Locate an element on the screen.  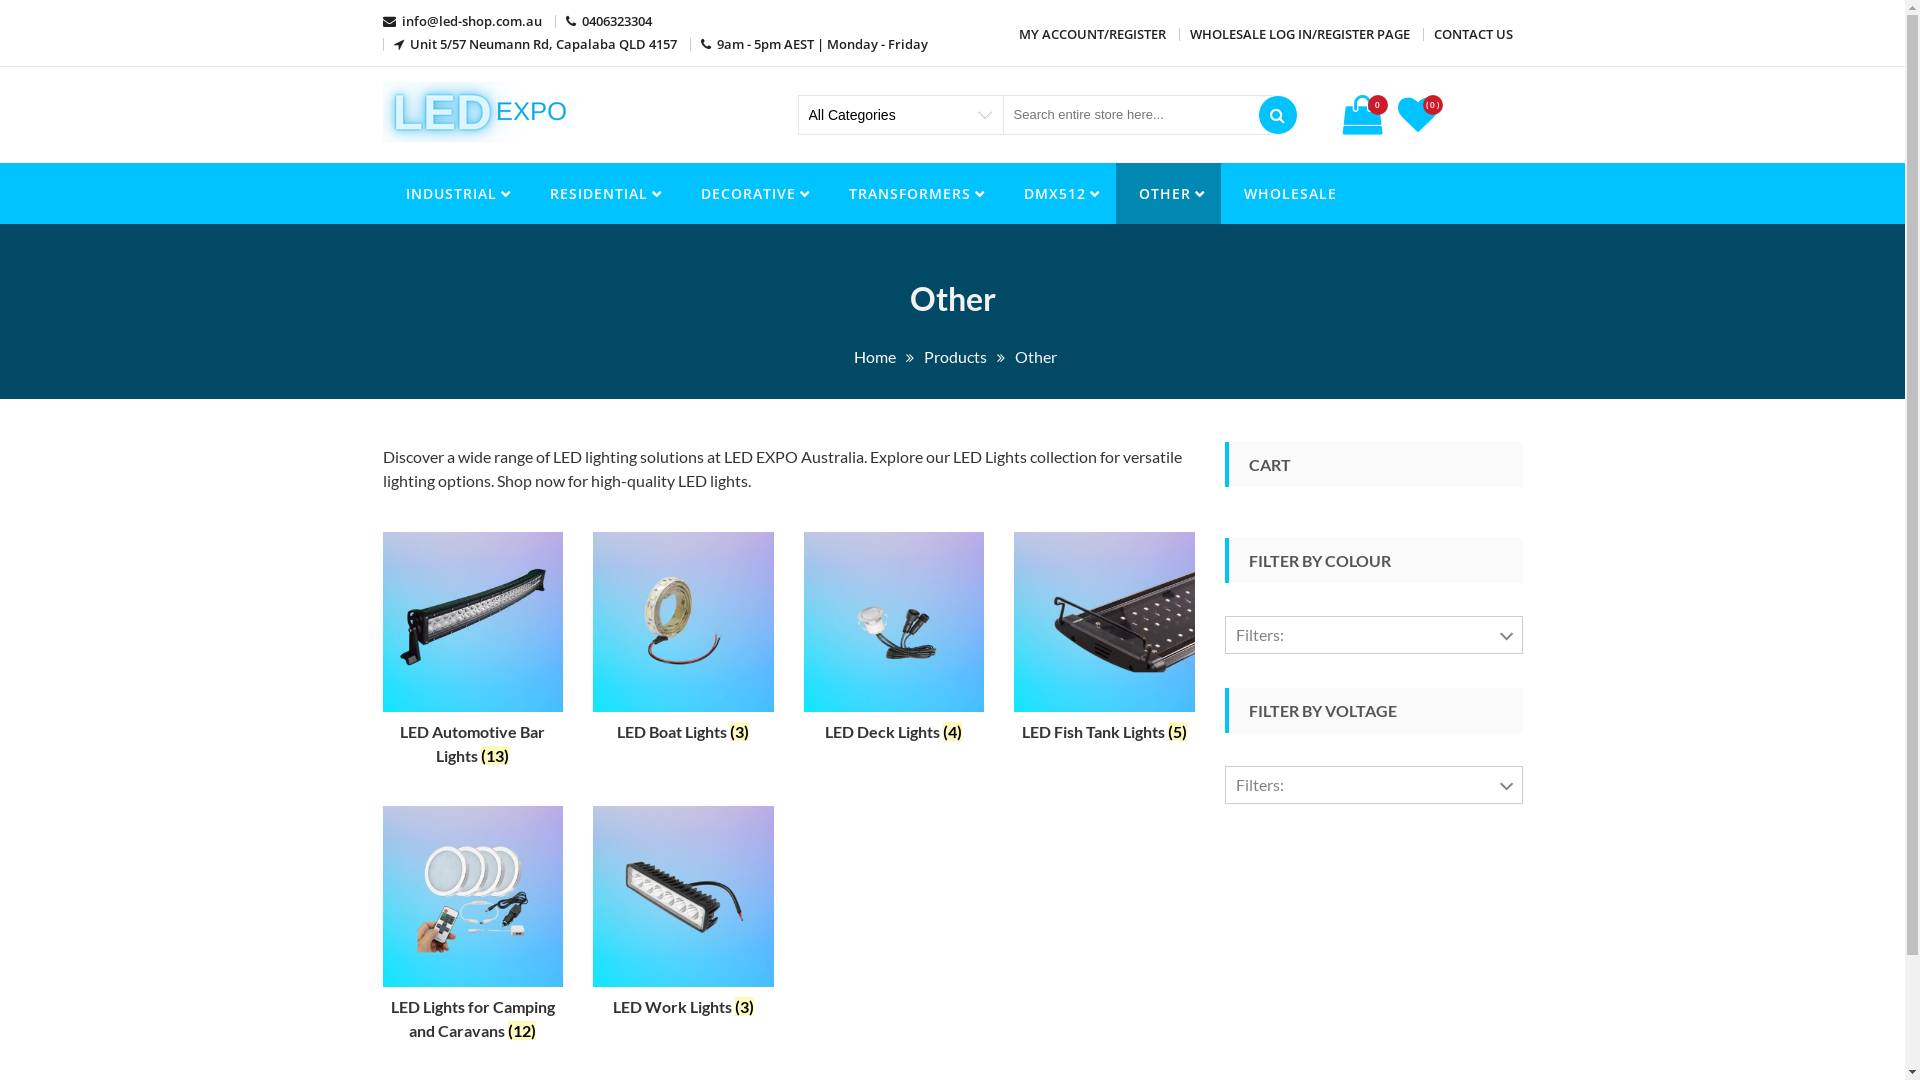
'OTHER' is located at coordinates (1168, 193).